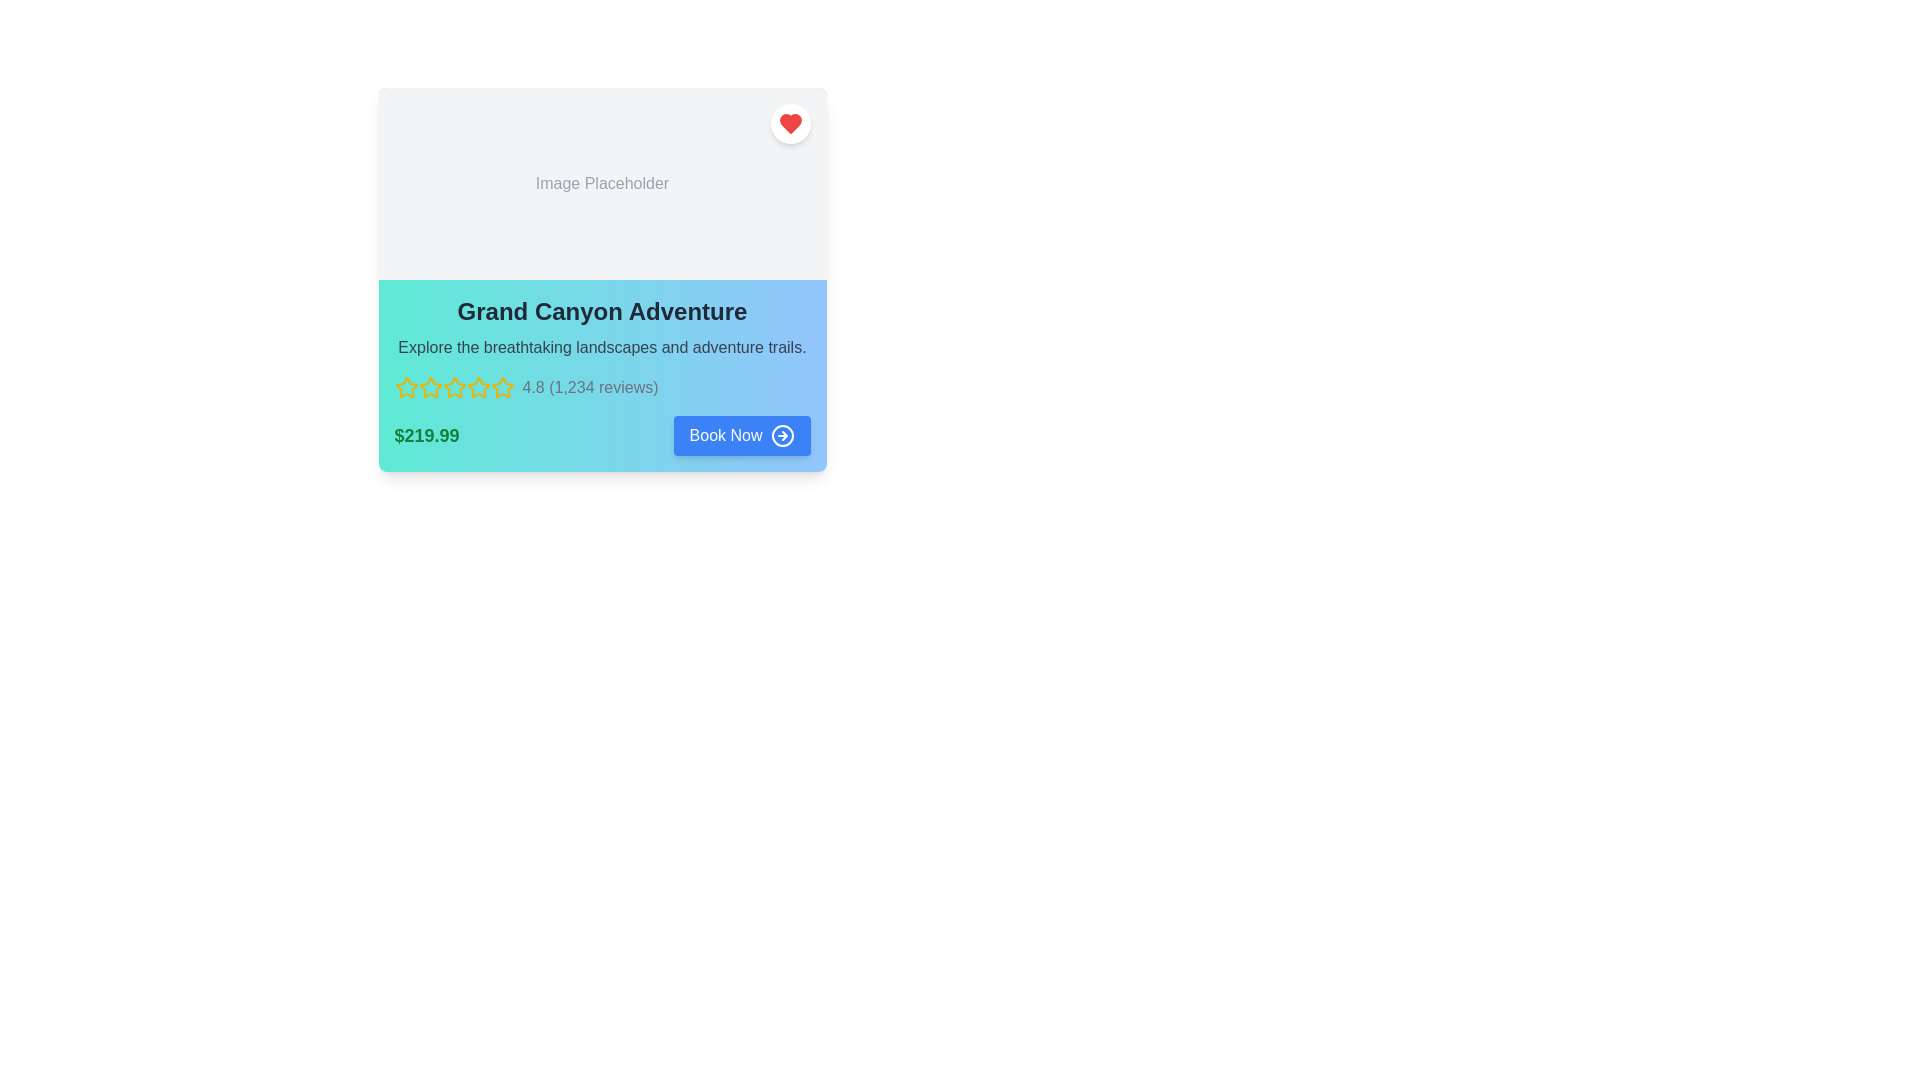 The height and width of the screenshot is (1080, 1920). I want to click on the fourth star in the star rating icon, so click(453, 388).